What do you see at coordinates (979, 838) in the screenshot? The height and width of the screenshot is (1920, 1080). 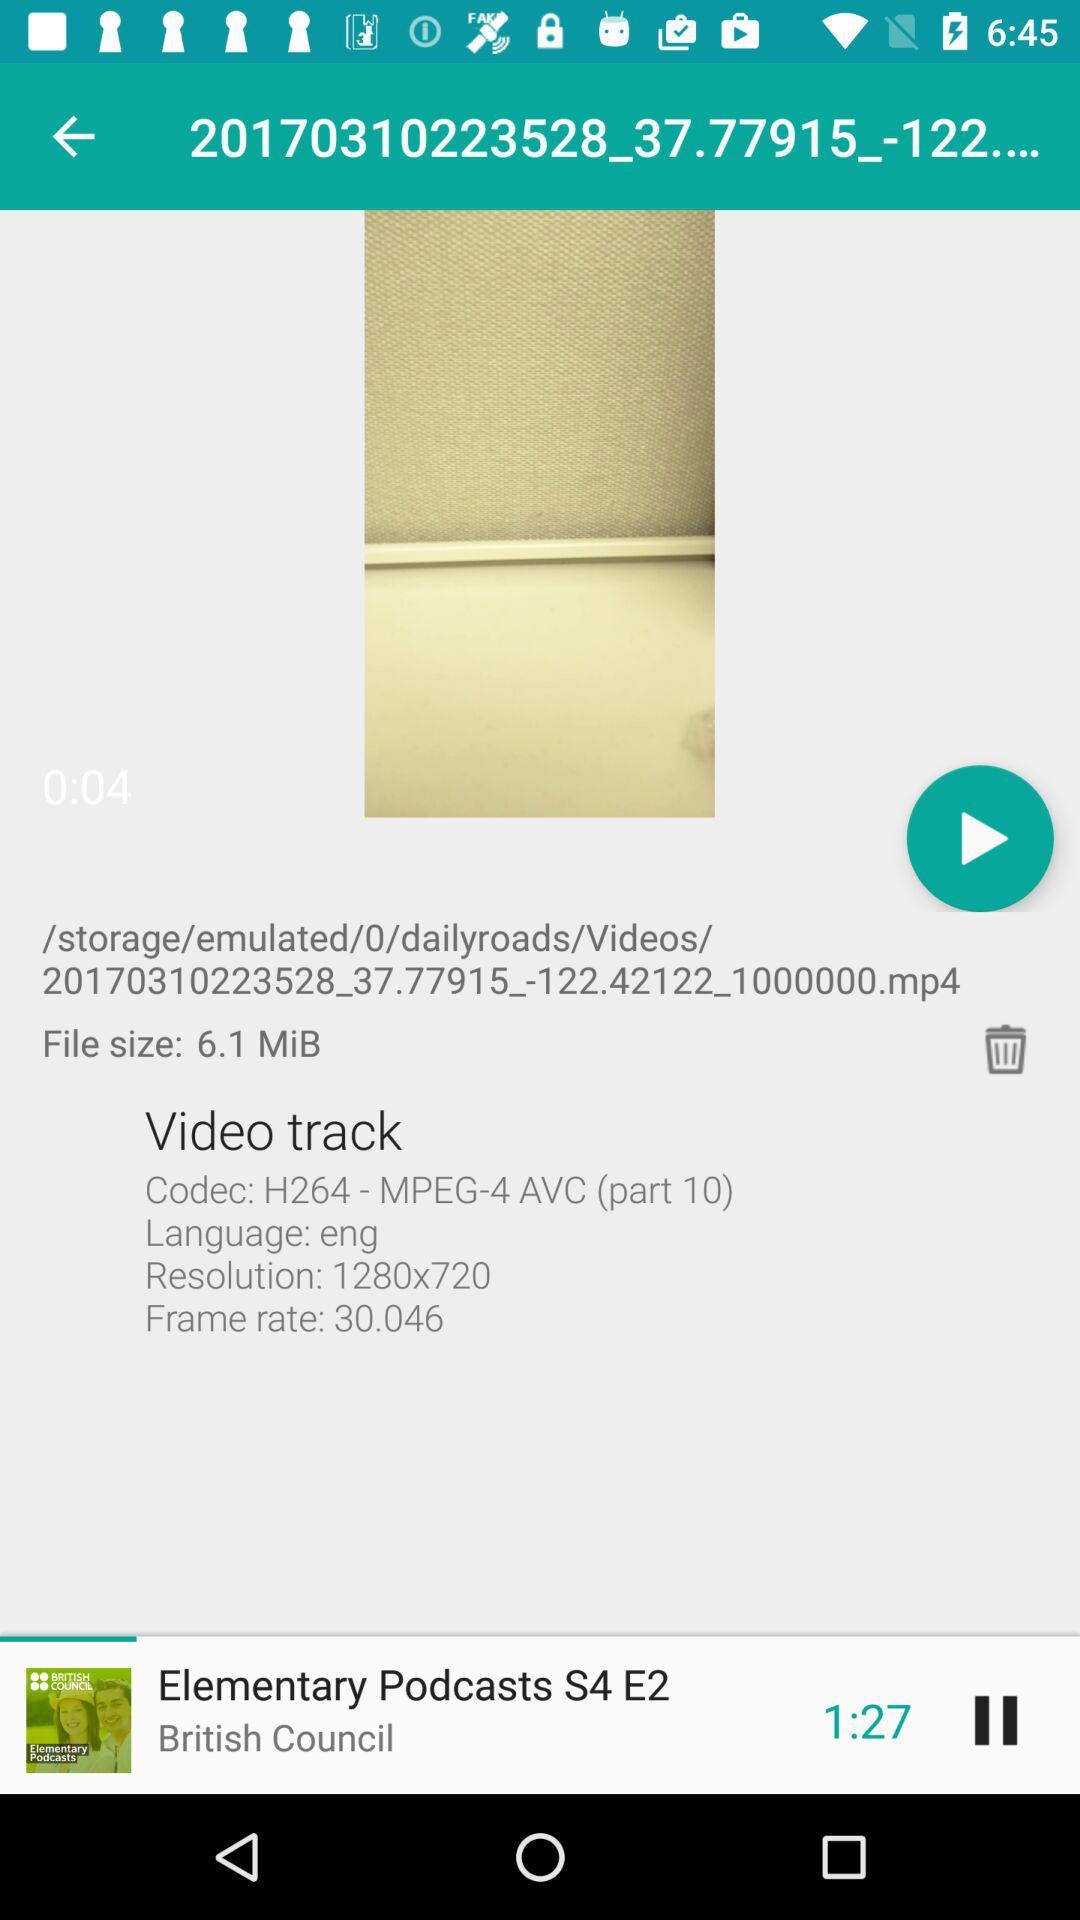 I see `the play icon` at bounding box center [979, 838].